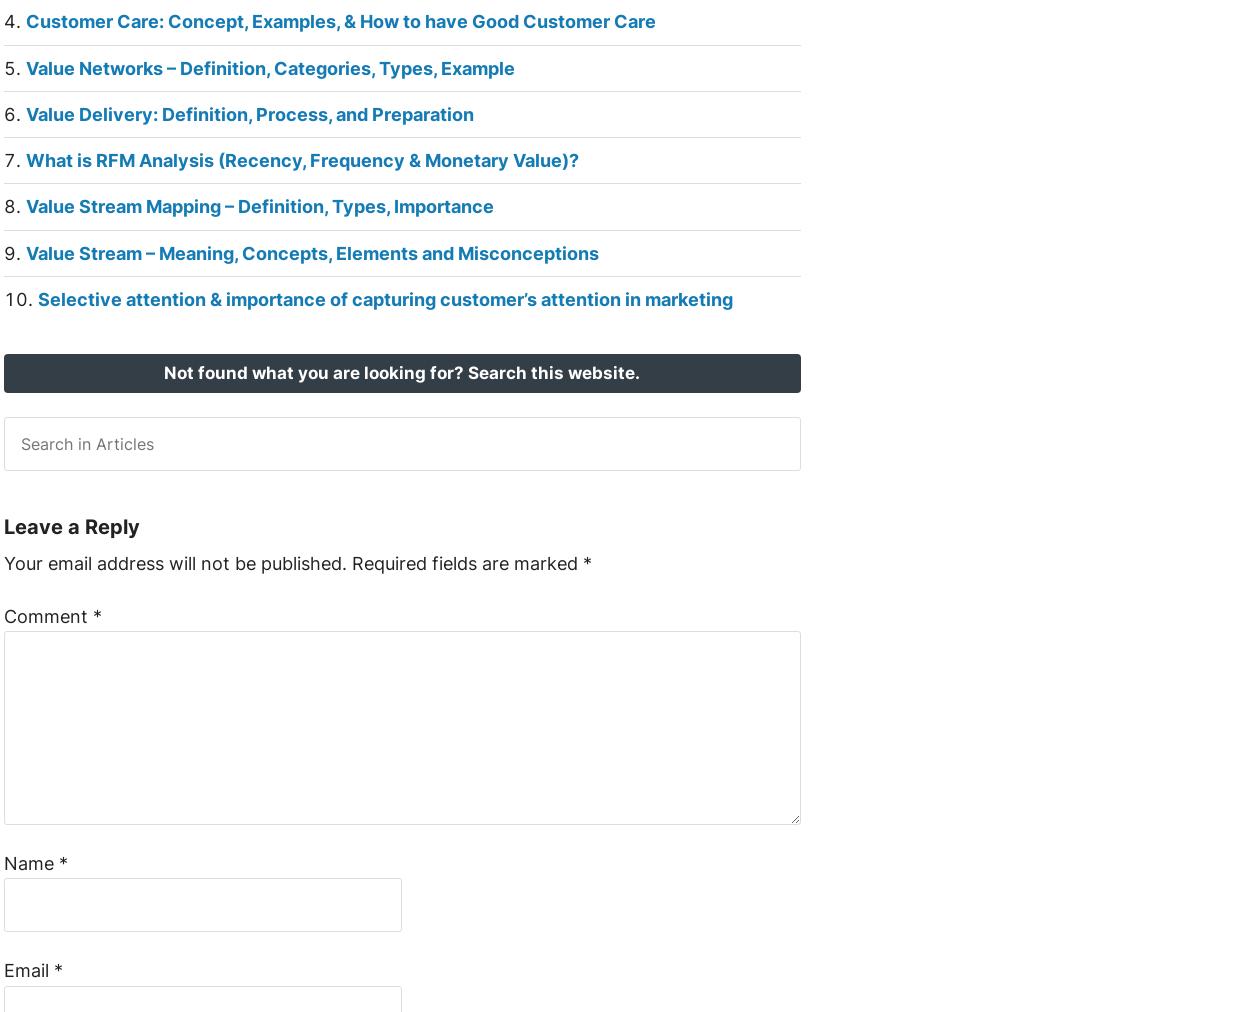 This screenshot has width=1250, height=1012. What do you see at coordinates (402, 372) in the screenshot?
I see `'Not found what you are looking for? Search this website.'` at bounding box center [402, 372].